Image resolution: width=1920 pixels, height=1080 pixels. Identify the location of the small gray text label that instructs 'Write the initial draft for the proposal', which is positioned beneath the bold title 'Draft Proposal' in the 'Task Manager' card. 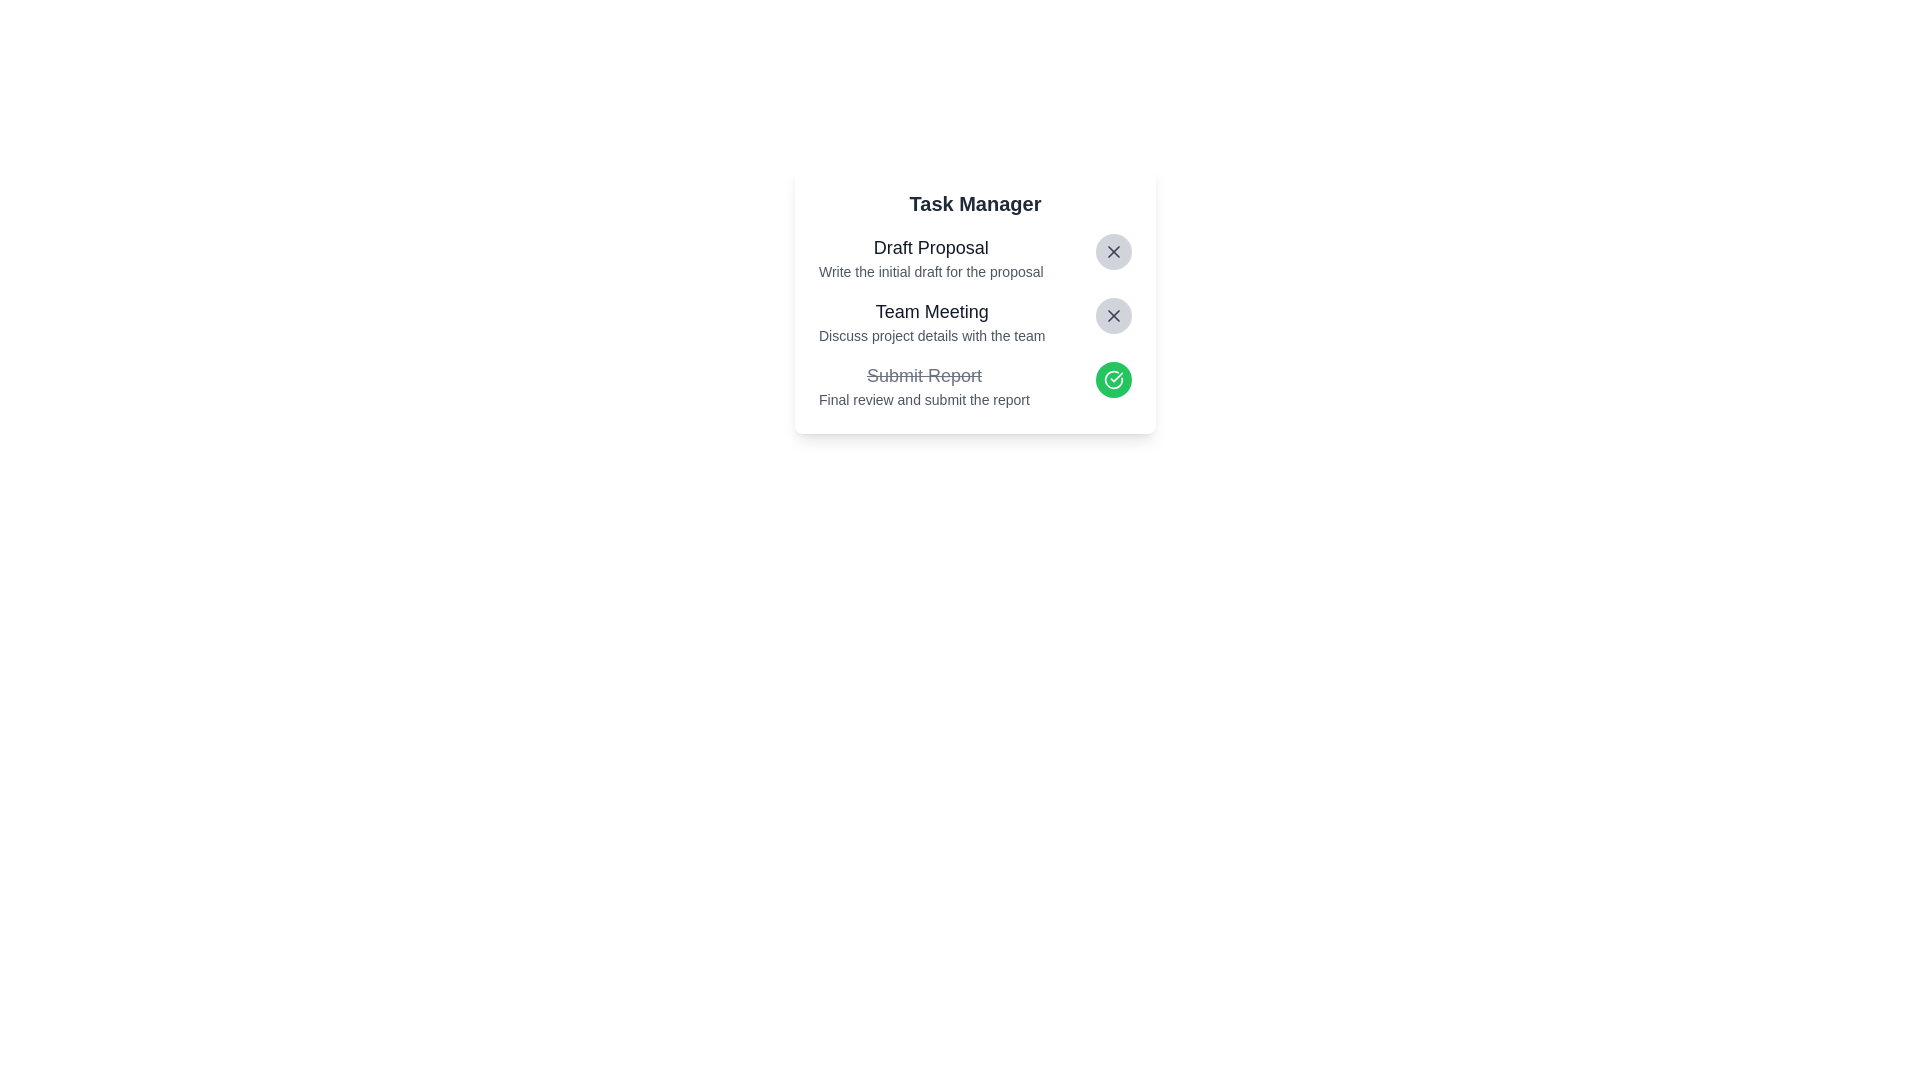
(930, 272).